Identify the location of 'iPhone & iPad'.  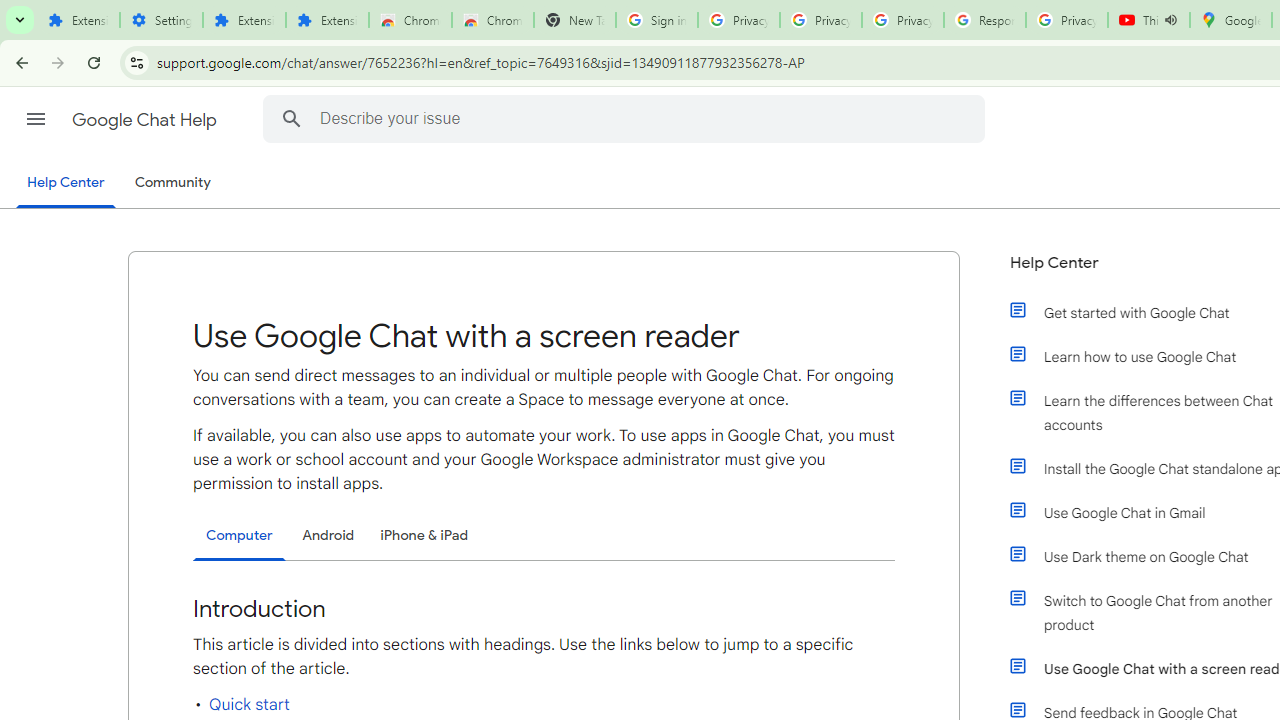
(423, 534).